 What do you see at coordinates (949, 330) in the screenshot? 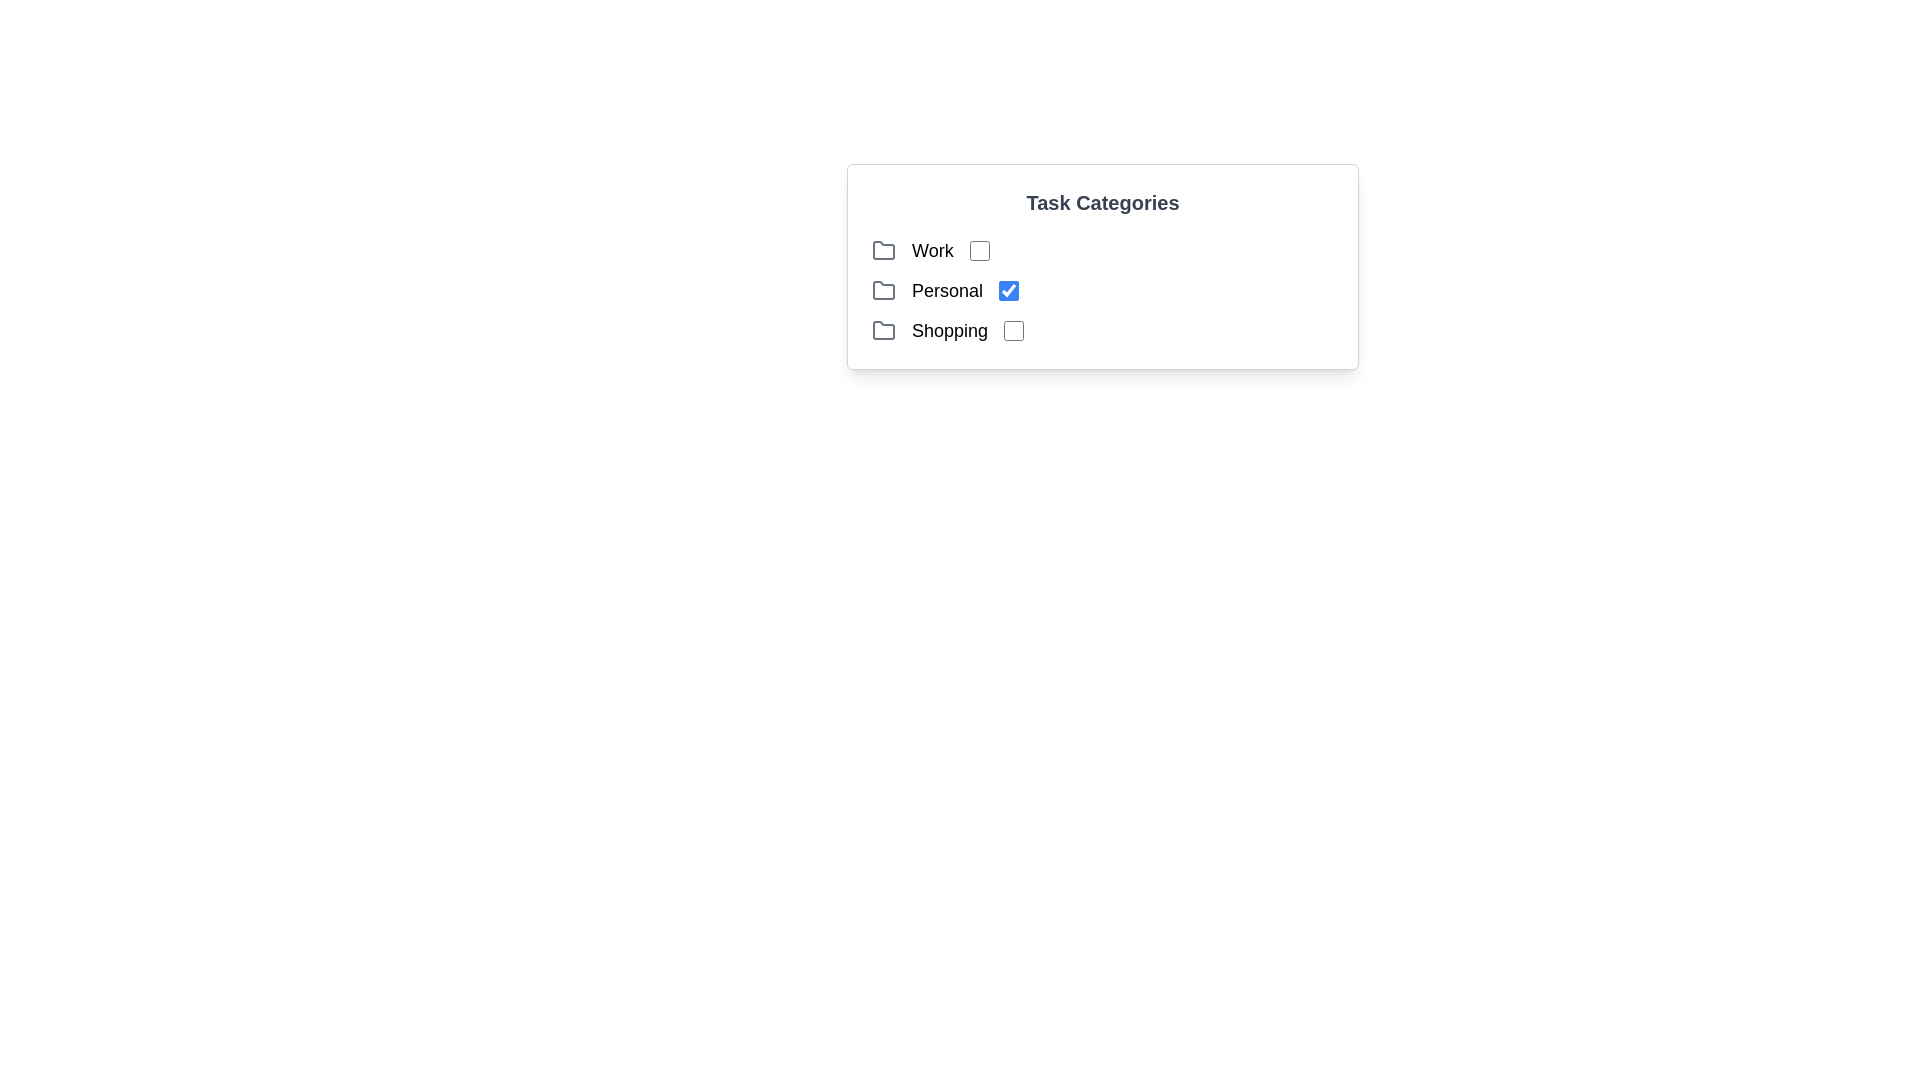
I see `the 'Shopping' label in the 'Task Categories' list, which is the third item and is formatted in bold to emphasize its significance` at bounding box center [949, 330].